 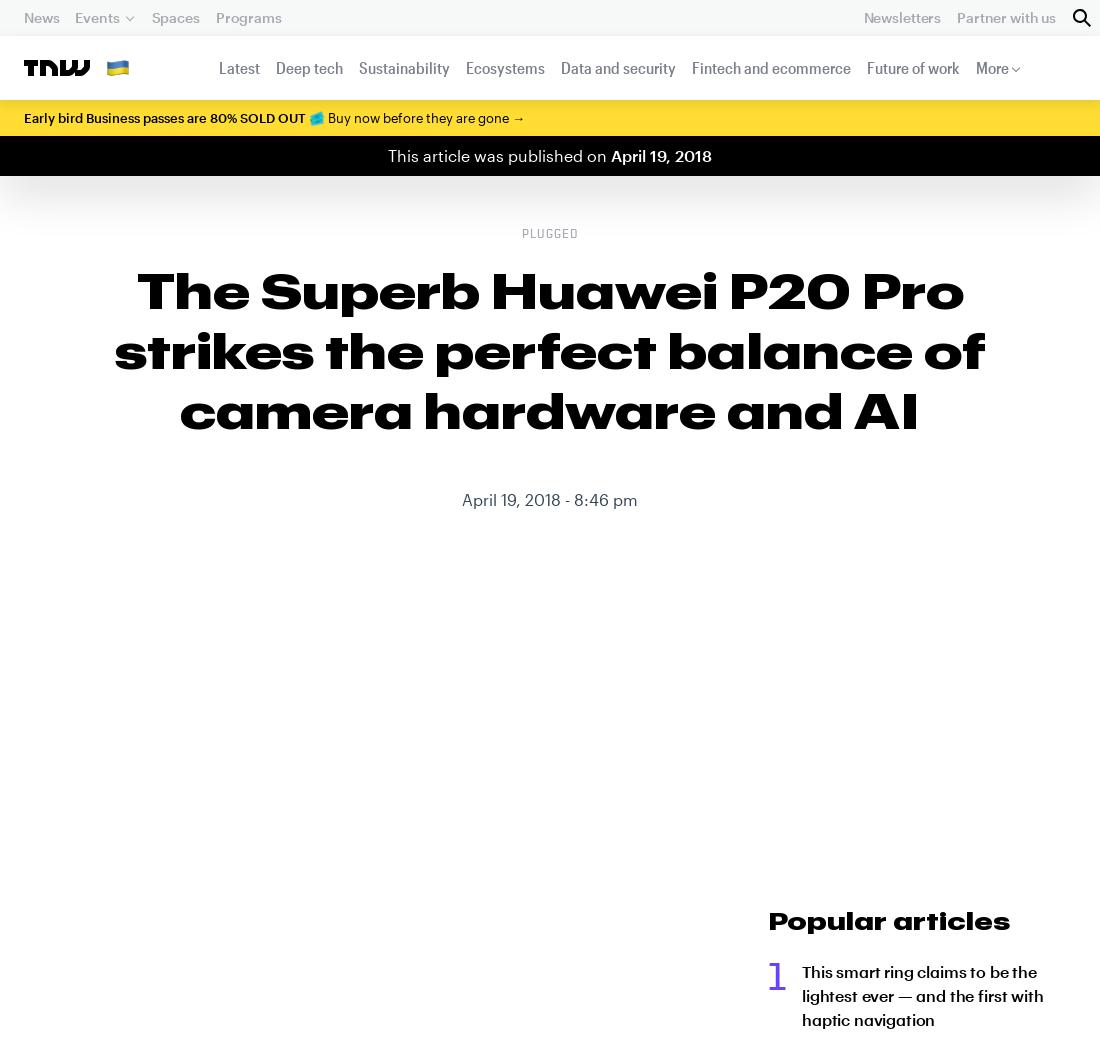 What do you see at coordinates (307, 66) in the screenshot?
I see `'Deep tech'` at bounding box center [307, 66].